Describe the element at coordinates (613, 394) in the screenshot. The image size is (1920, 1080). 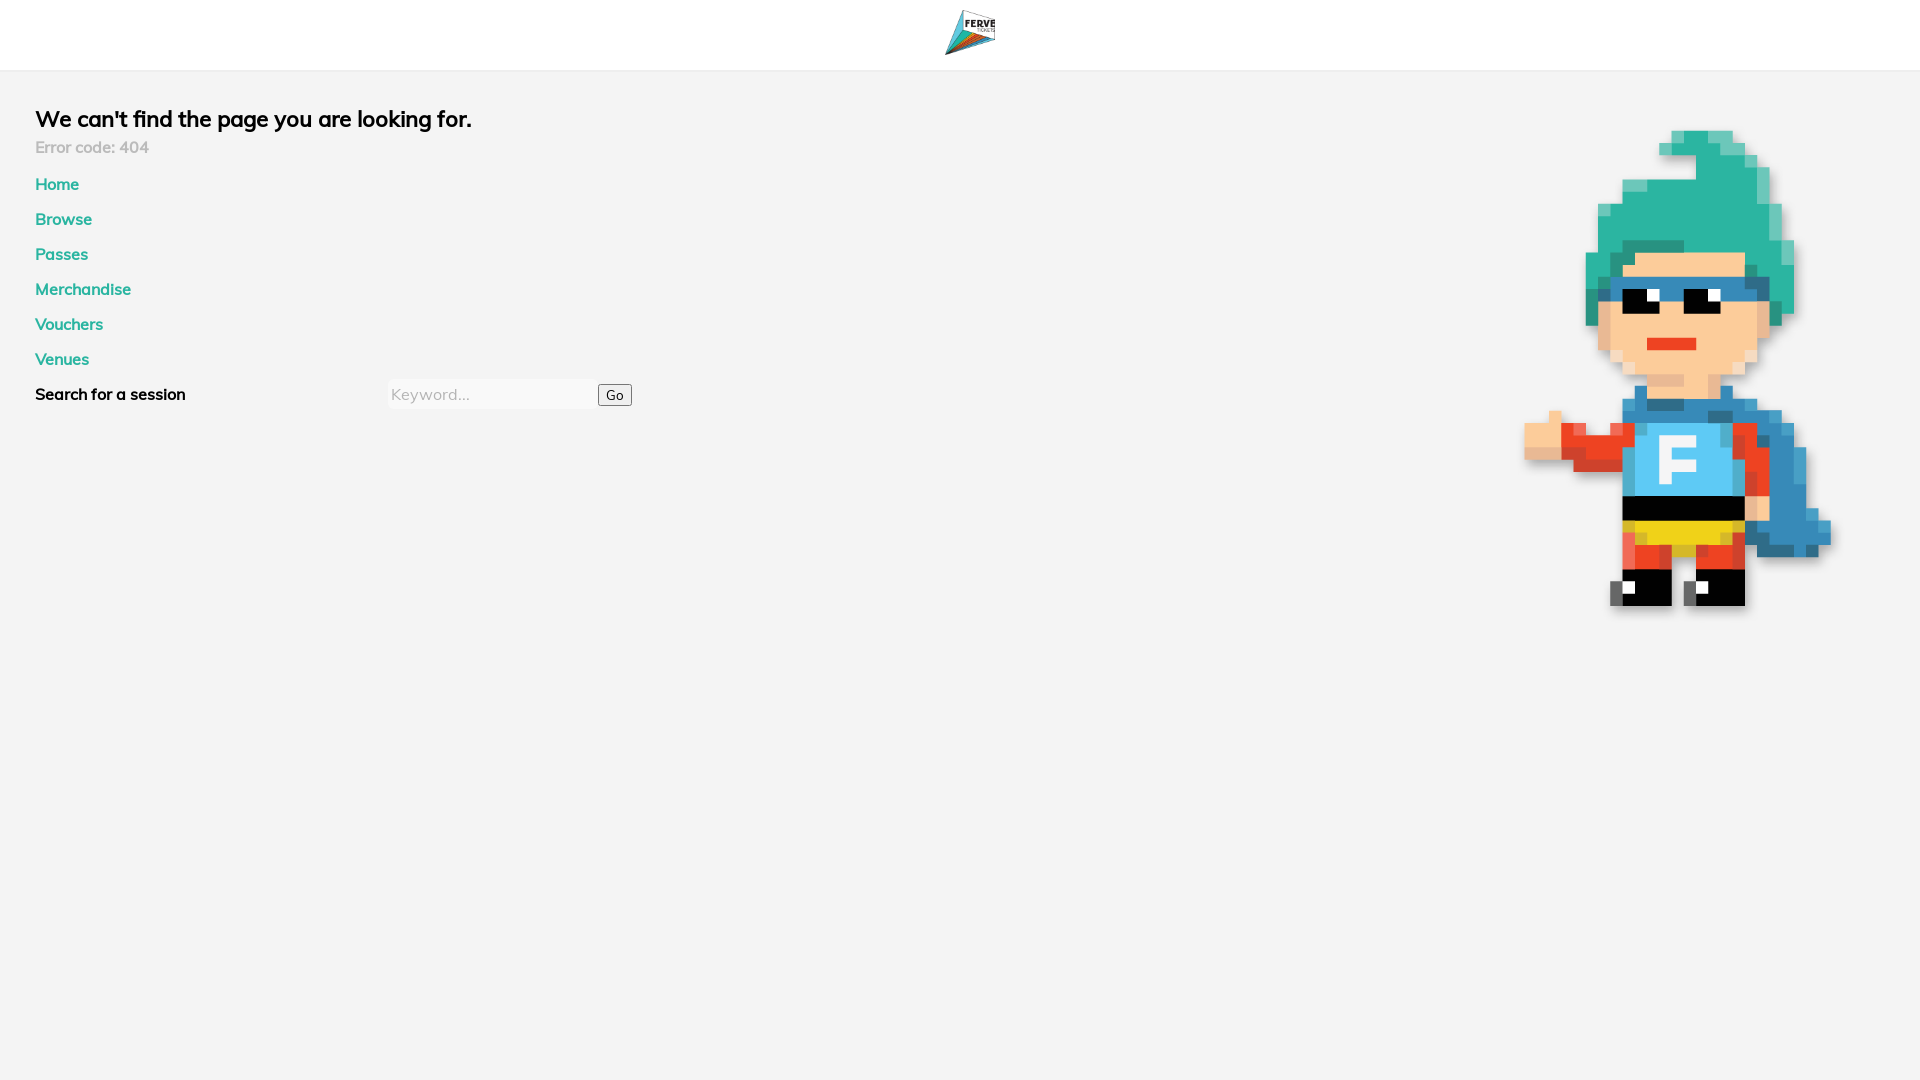
I see `'Go'` at that location.